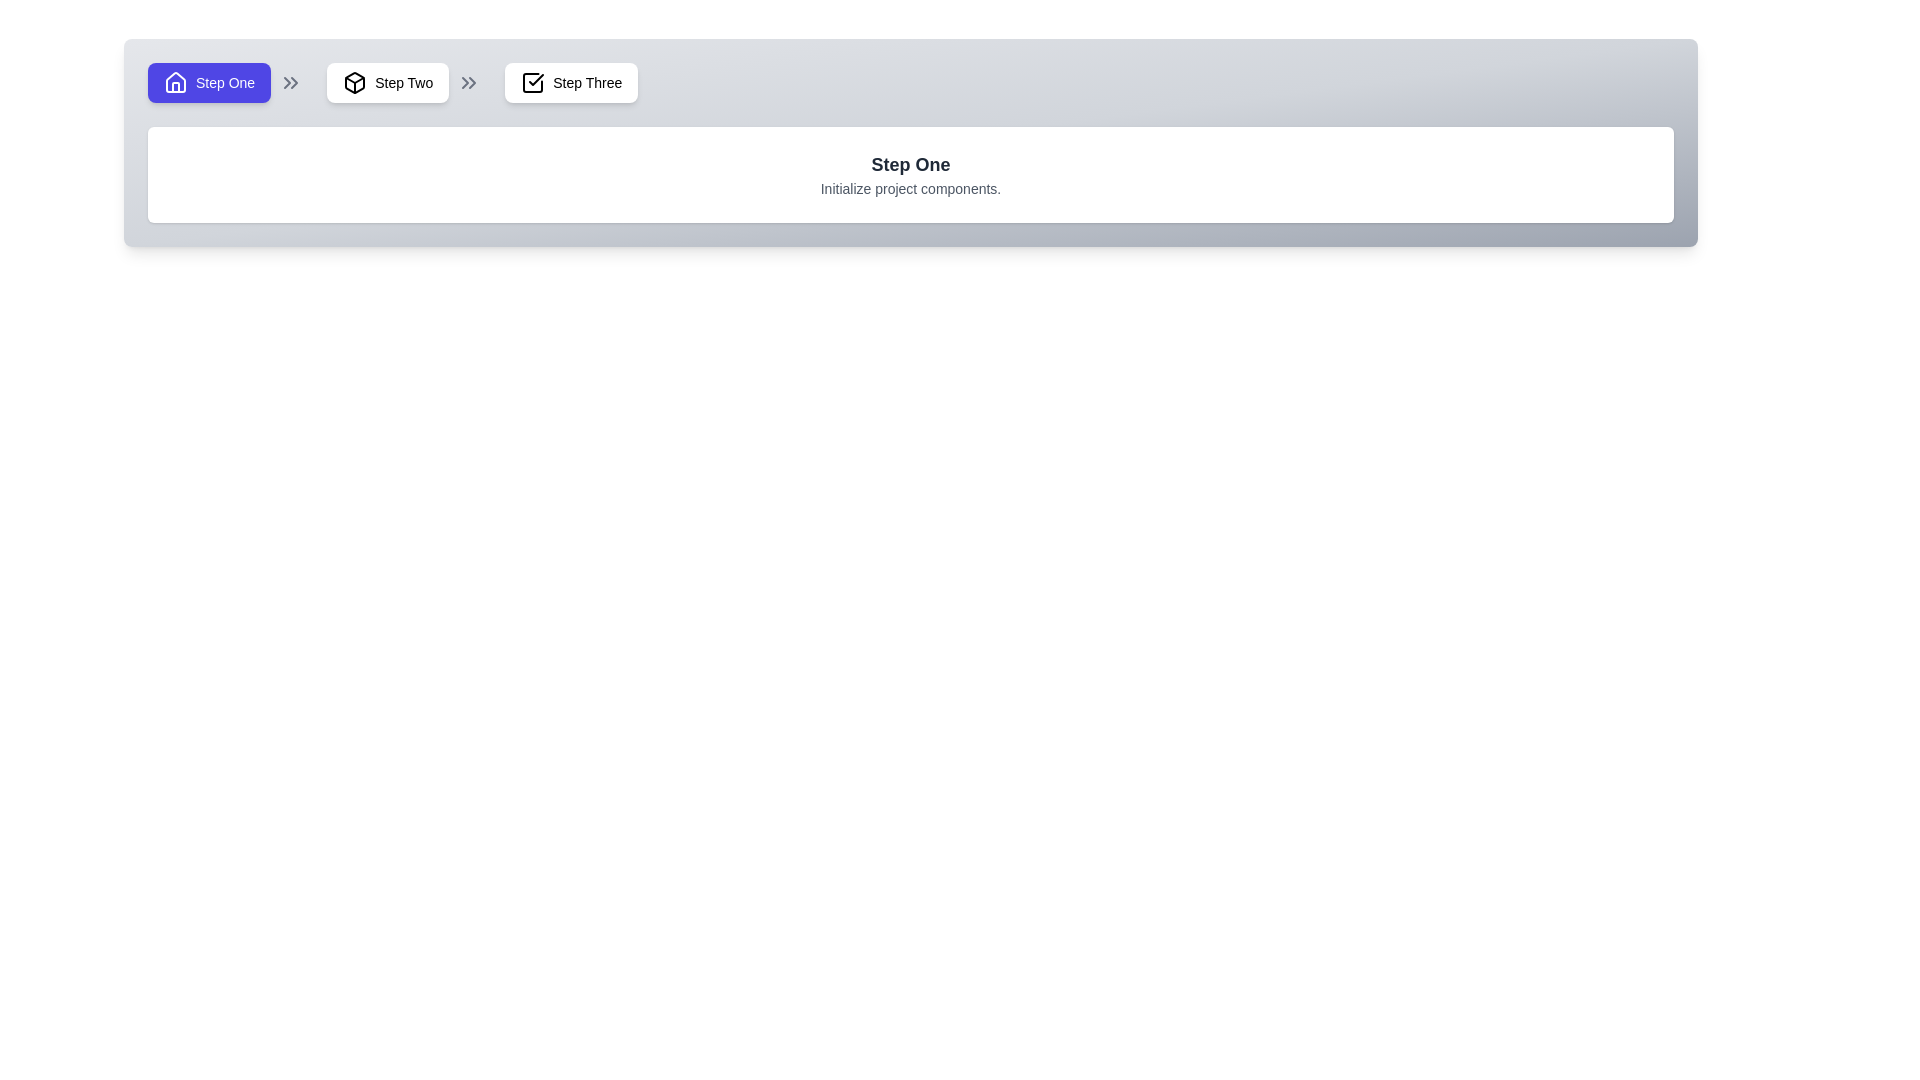  Describe the element at coordinates (176, 80) in the screenshot. I see `the 'home' icon representing the 'Step One' feature located on the leftmost side of the step navigation bar` at that location.